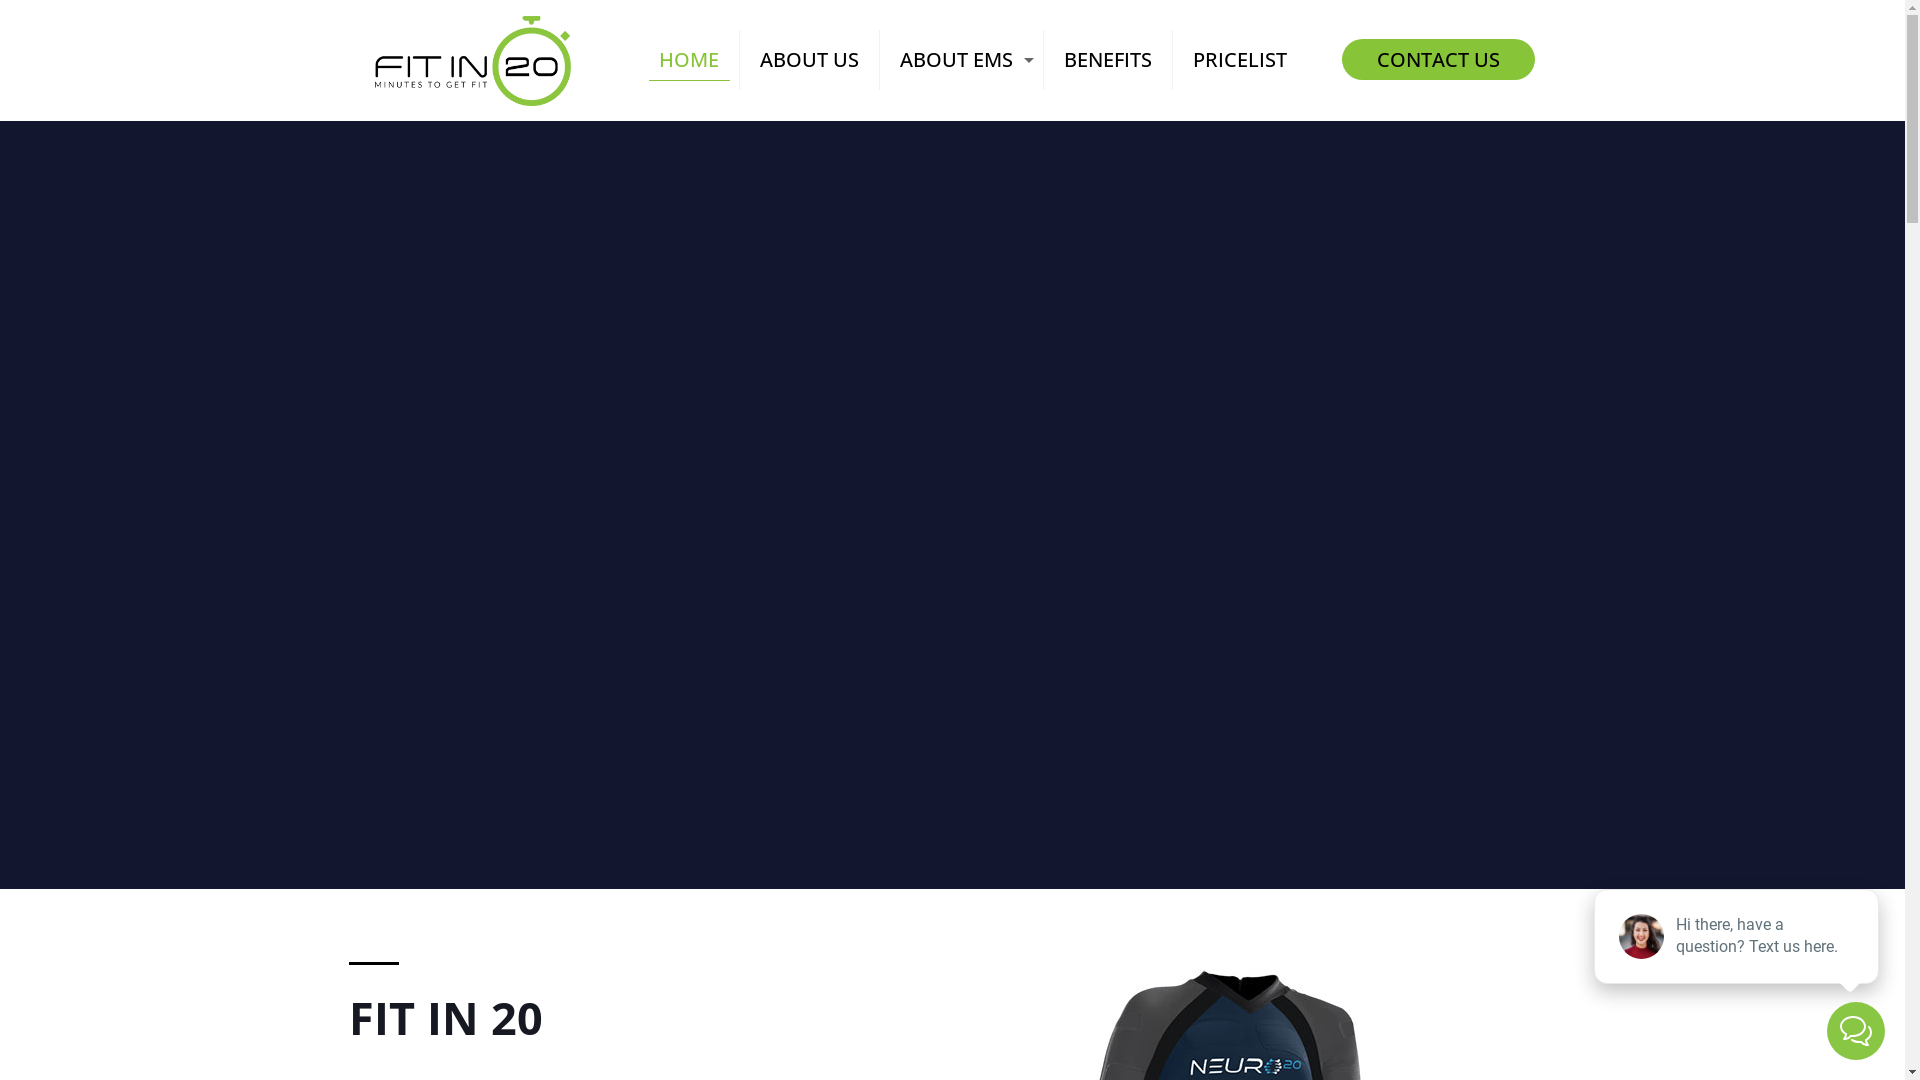 This screenshot has width=1920, height=1080. What do you see at coordinates (810, 59) in the screenshot?
I see `'ABOUT US'` at bounding box center [810, 59].